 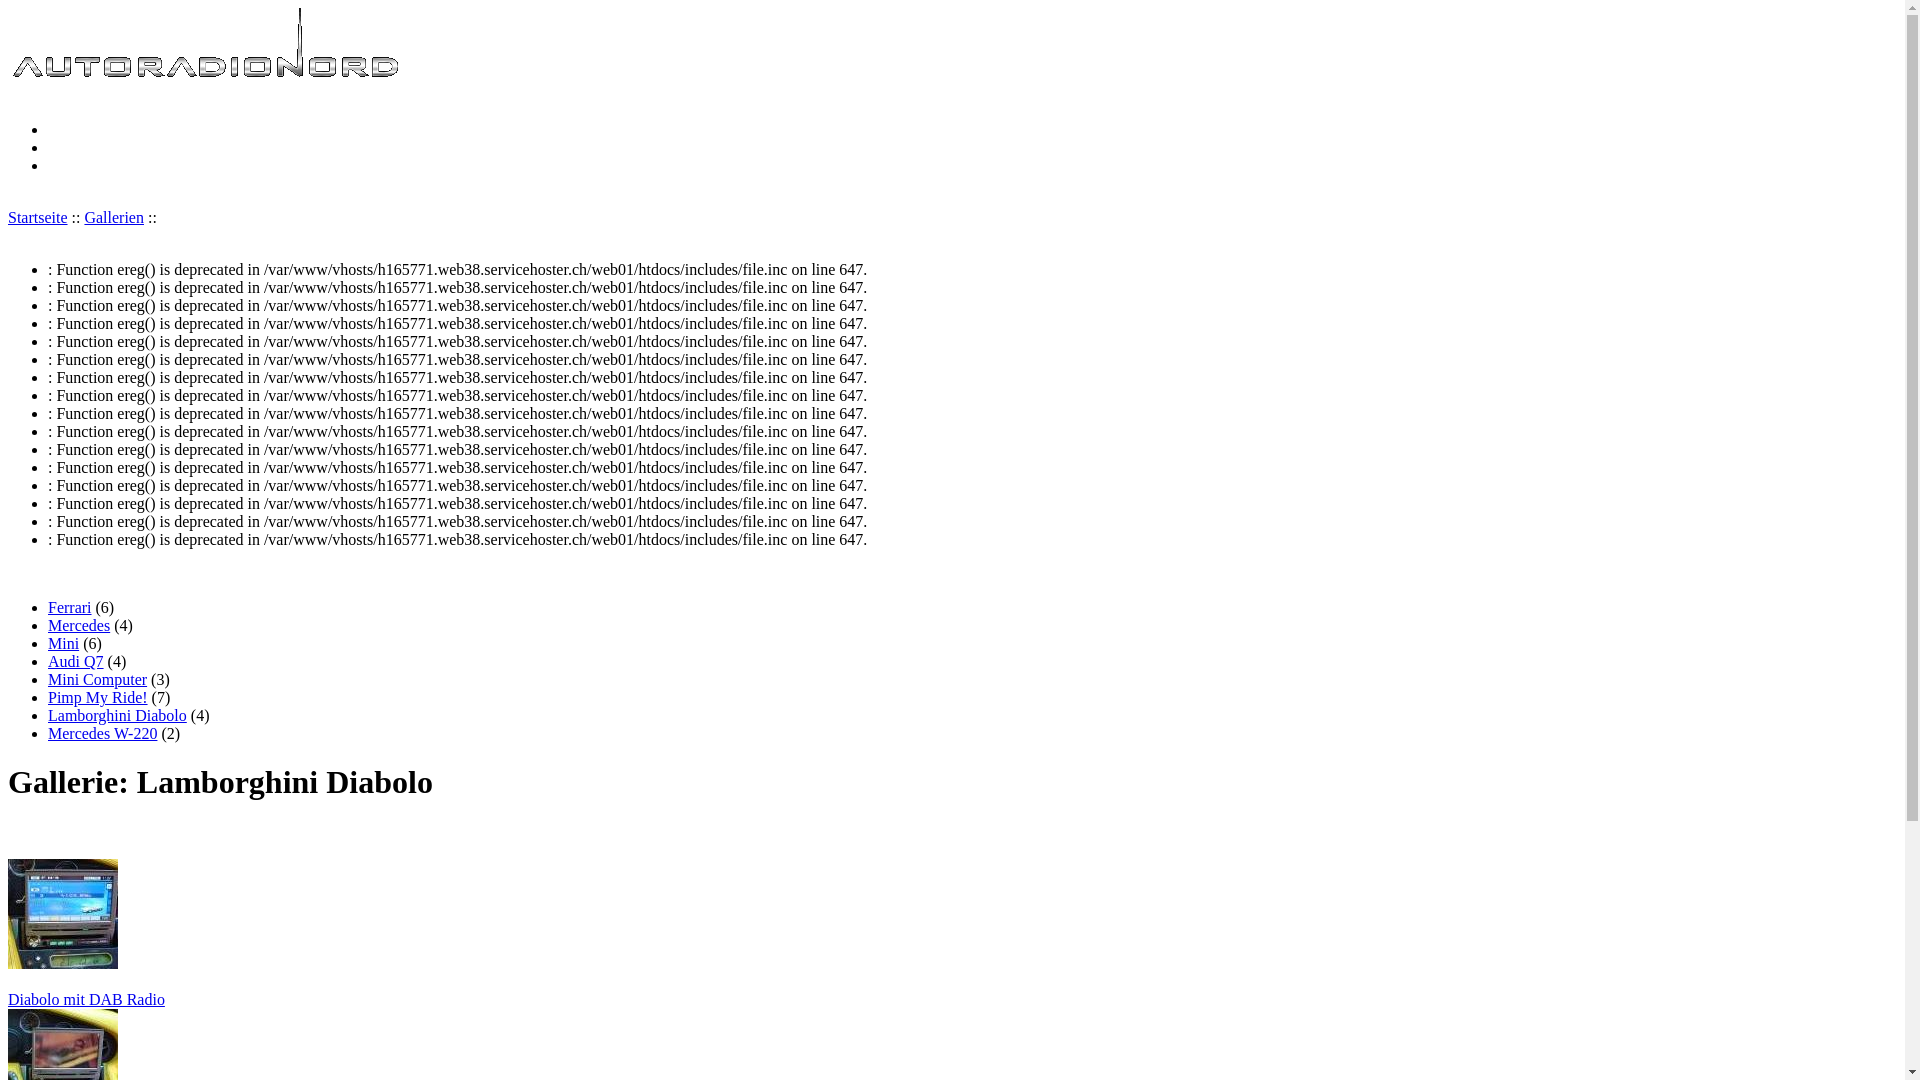 I want to click on 'Ferrari', so click(x=70, y=606).